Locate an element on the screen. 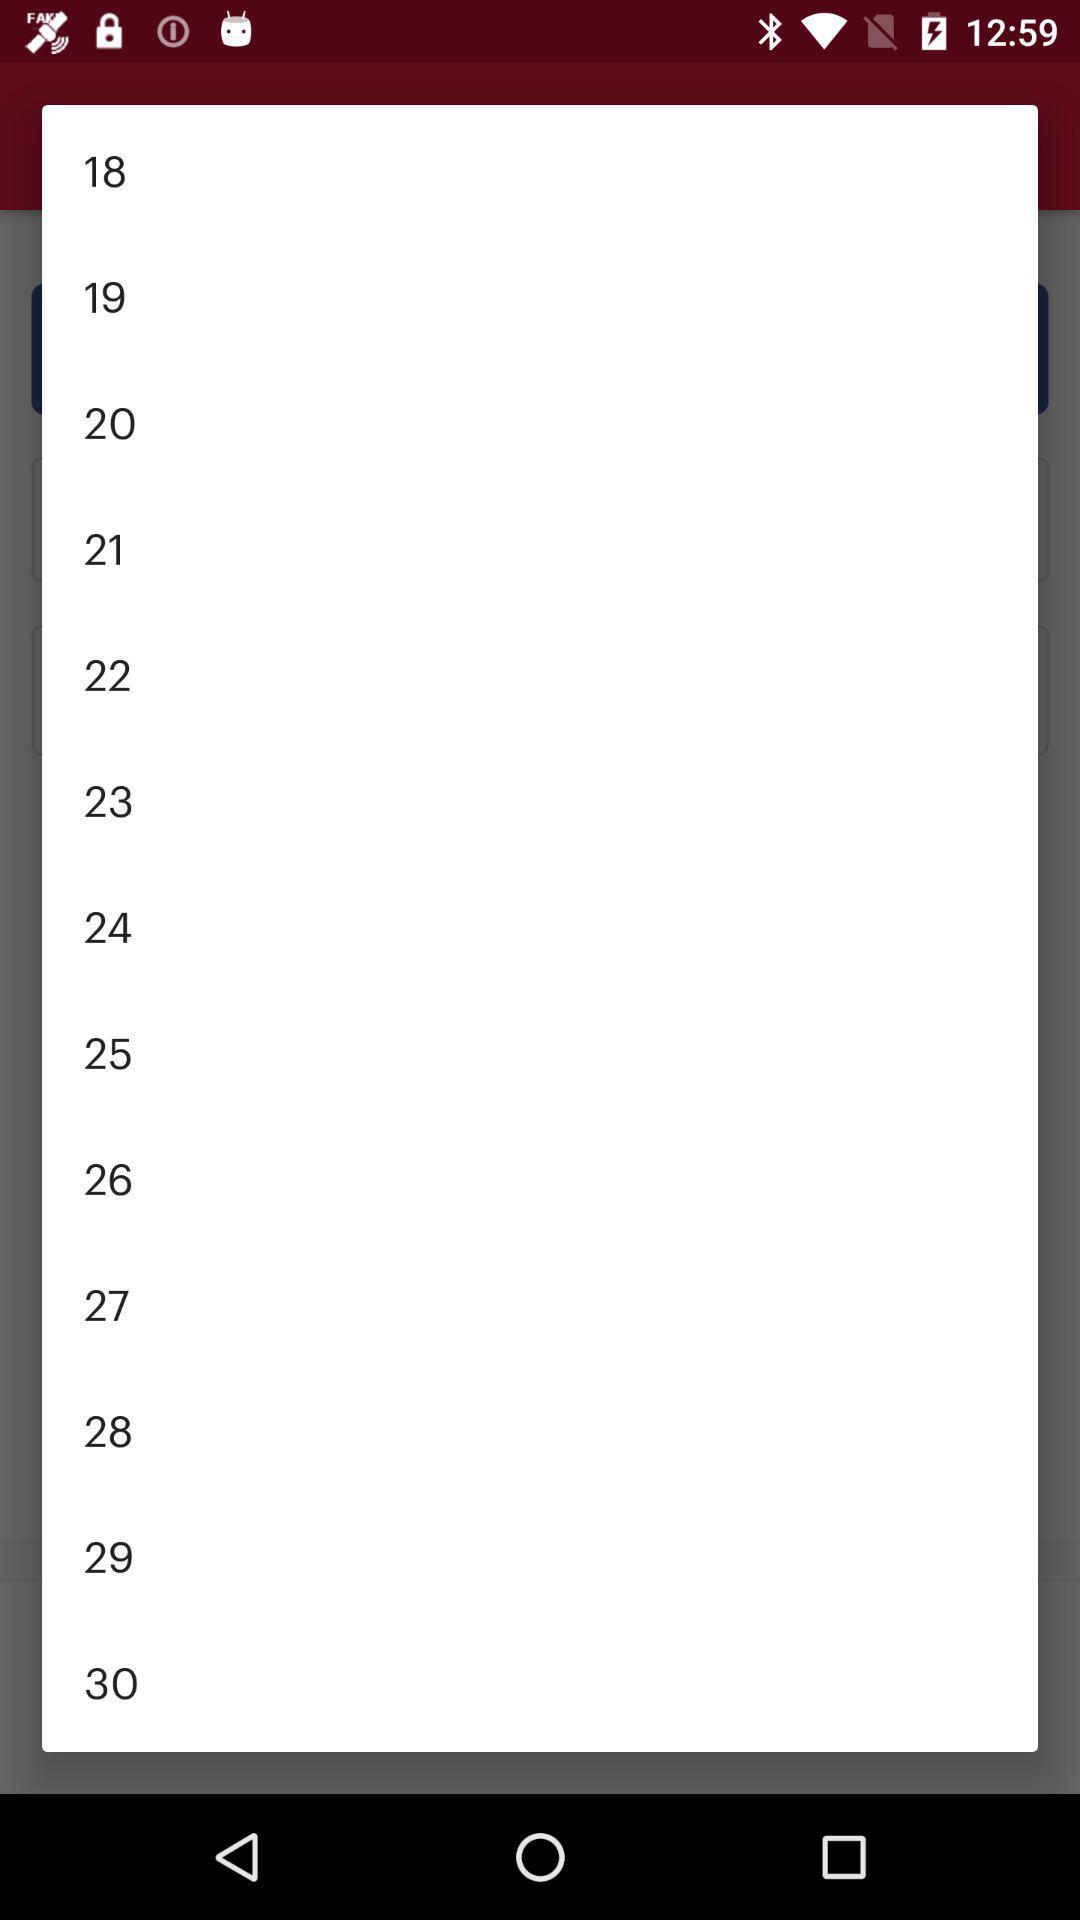  20 item is located at coordinates (540, 419).